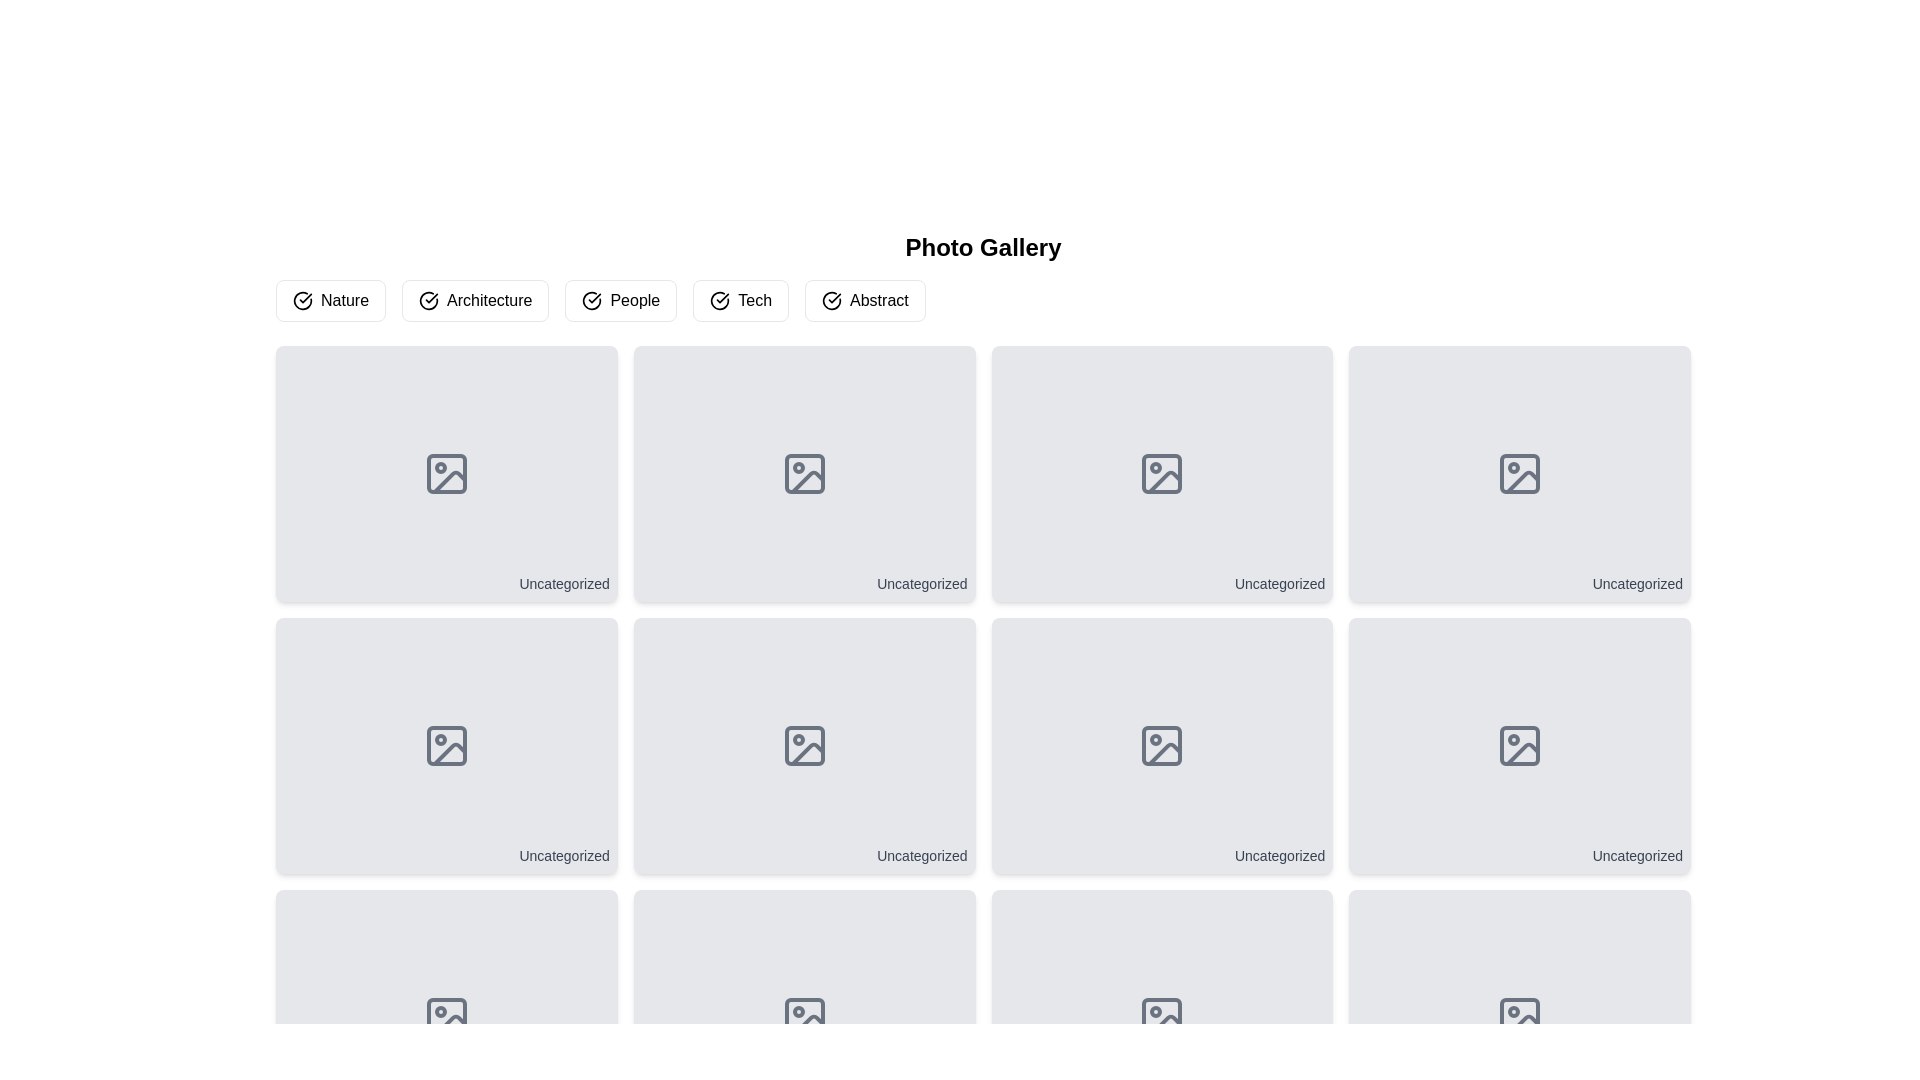  Describe the element at coordinates (1280, 583) in the screenshot. I see `the text label reading 'Uncategorized' located at the bottom-right corner of the third card in the top row of the grid layout` at that location.